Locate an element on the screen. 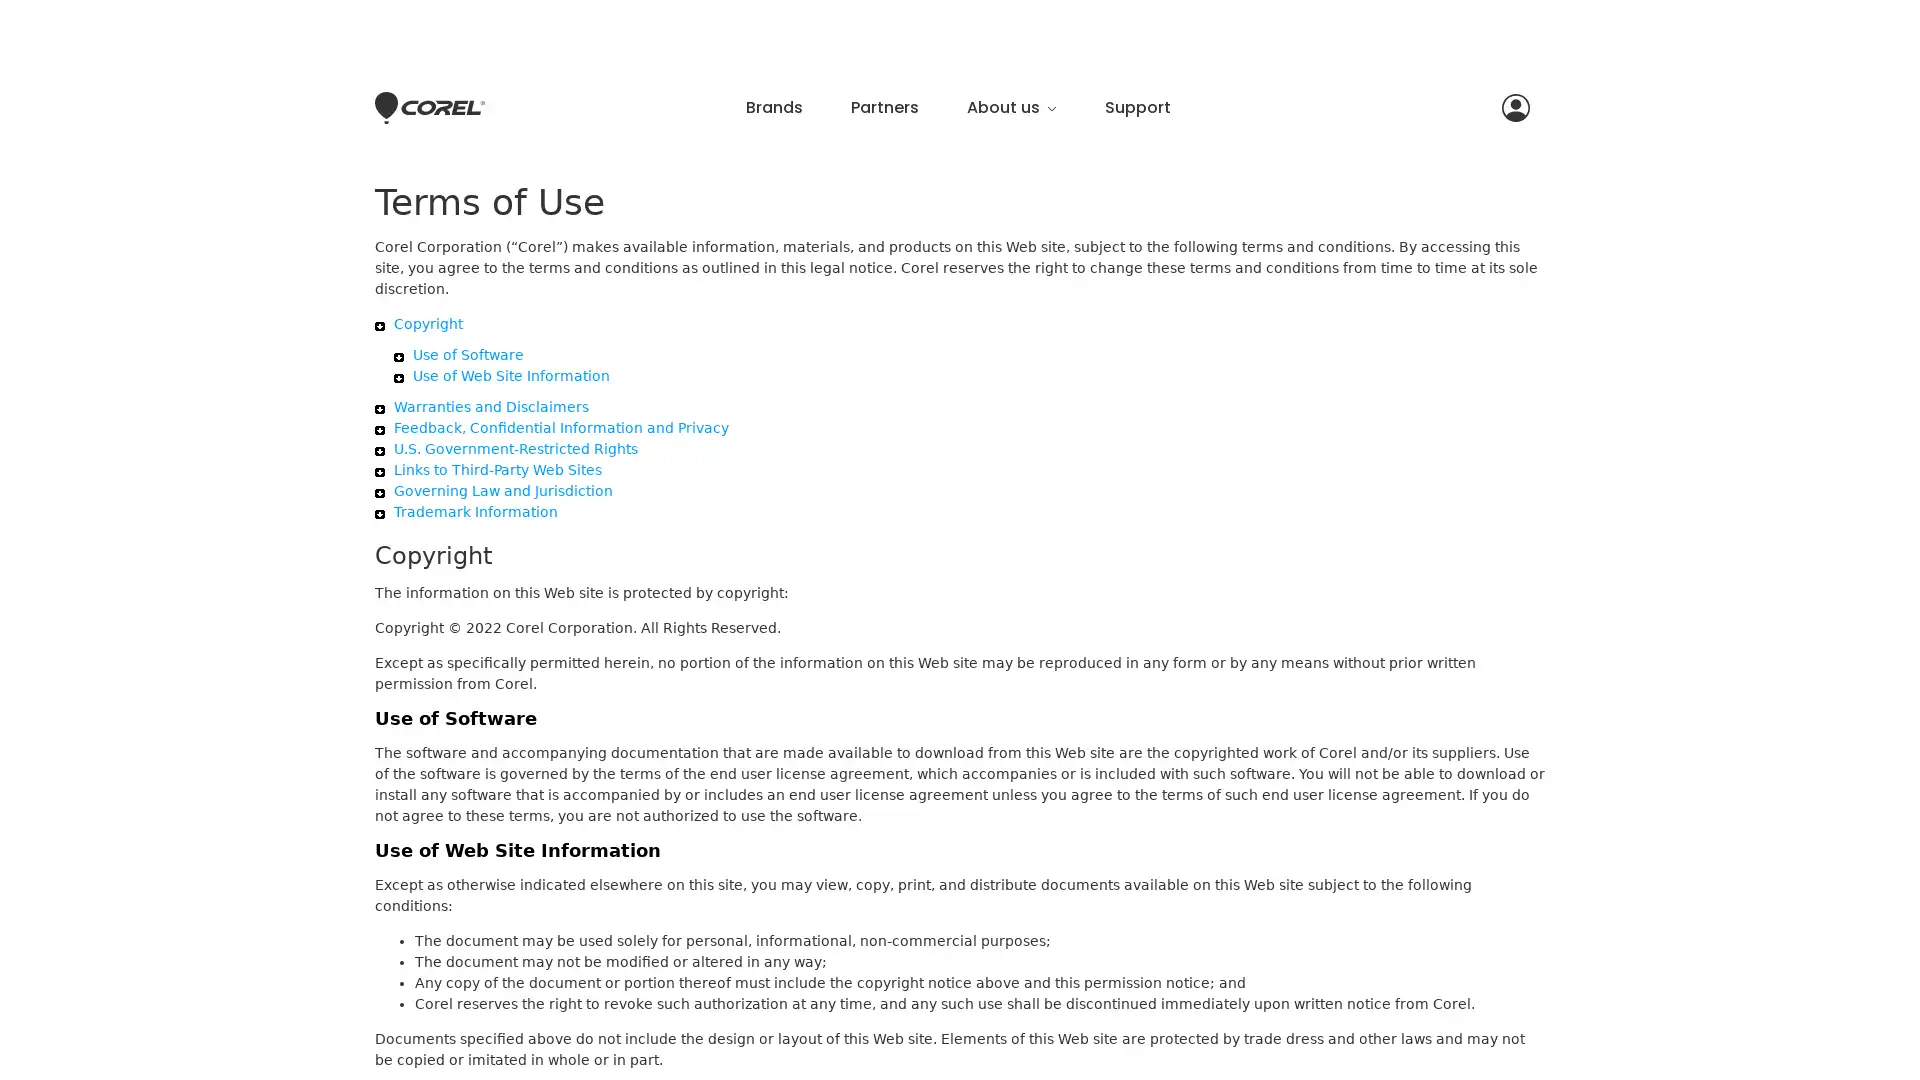  Close is located at coordinates (1886, 1018).